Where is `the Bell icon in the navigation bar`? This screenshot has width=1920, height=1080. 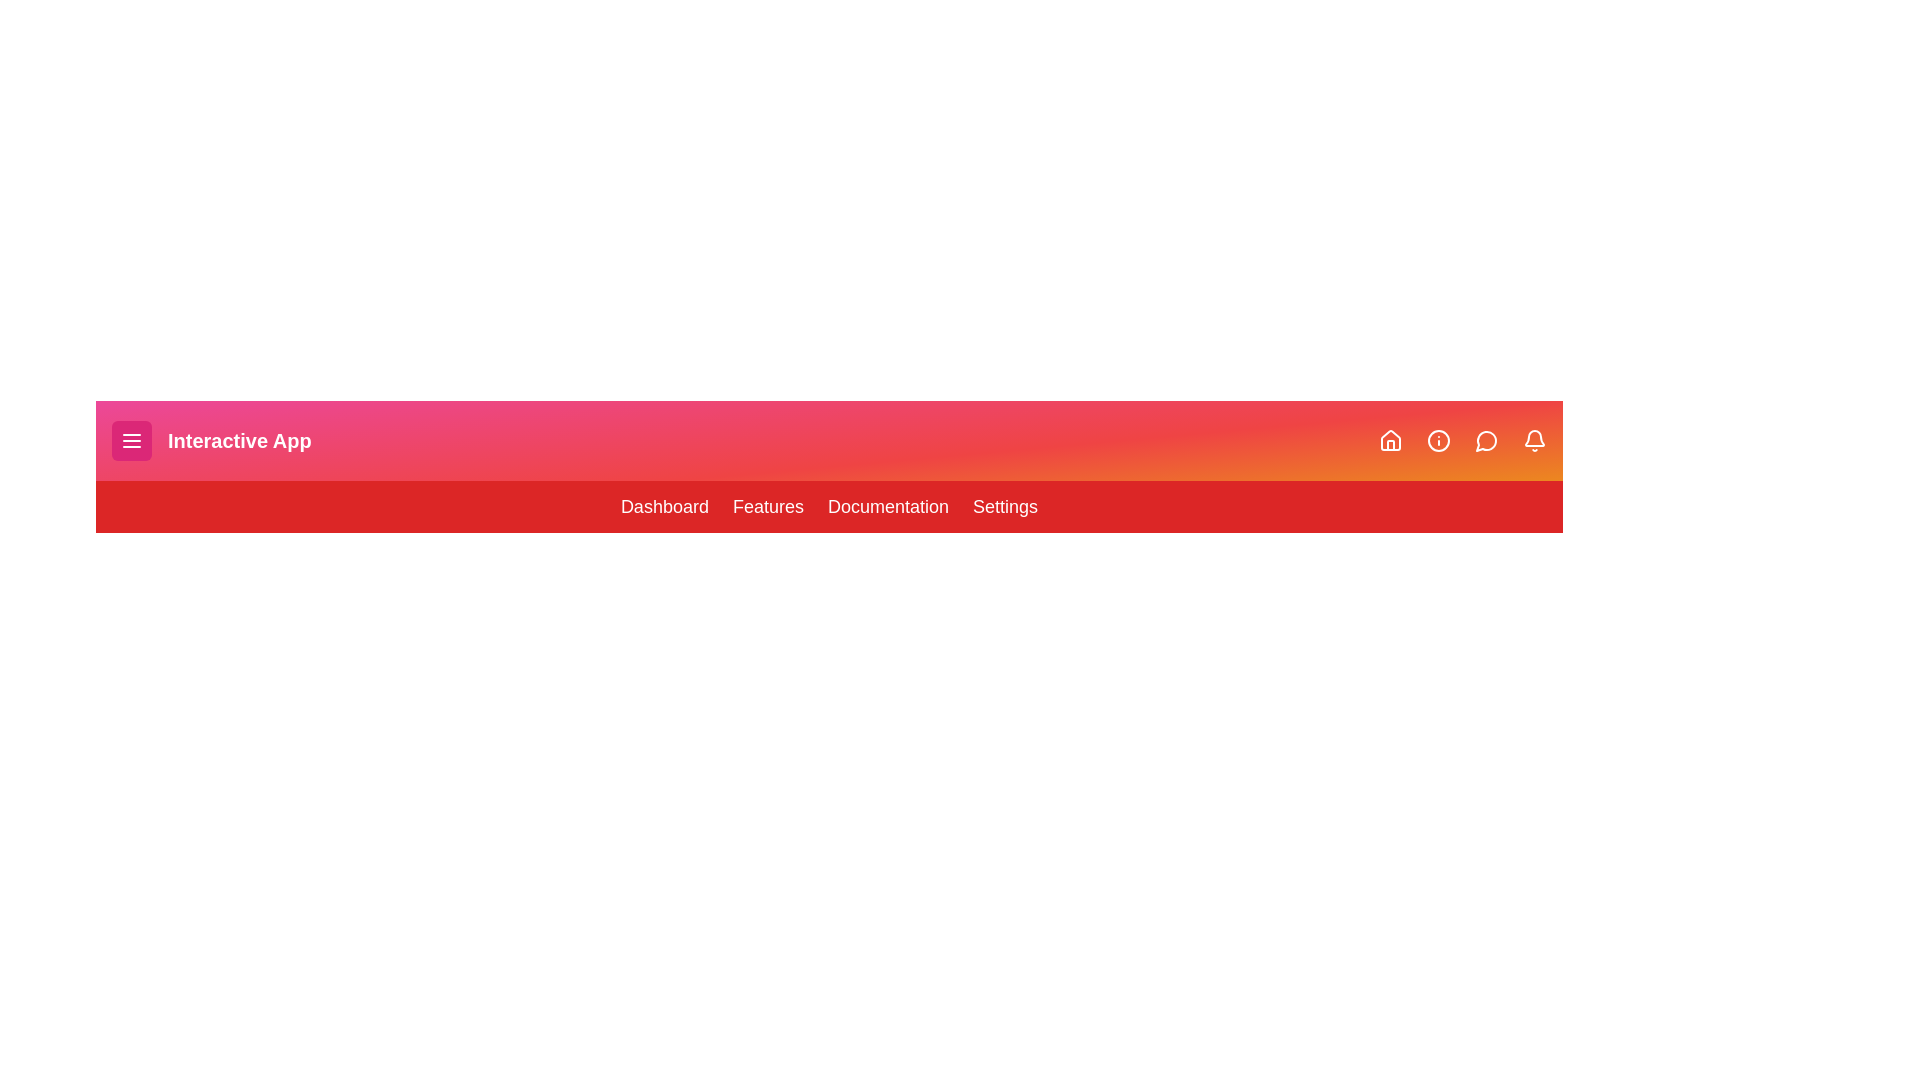
the Bell icon in the navigation bar is located at coordinates (1534, 439).